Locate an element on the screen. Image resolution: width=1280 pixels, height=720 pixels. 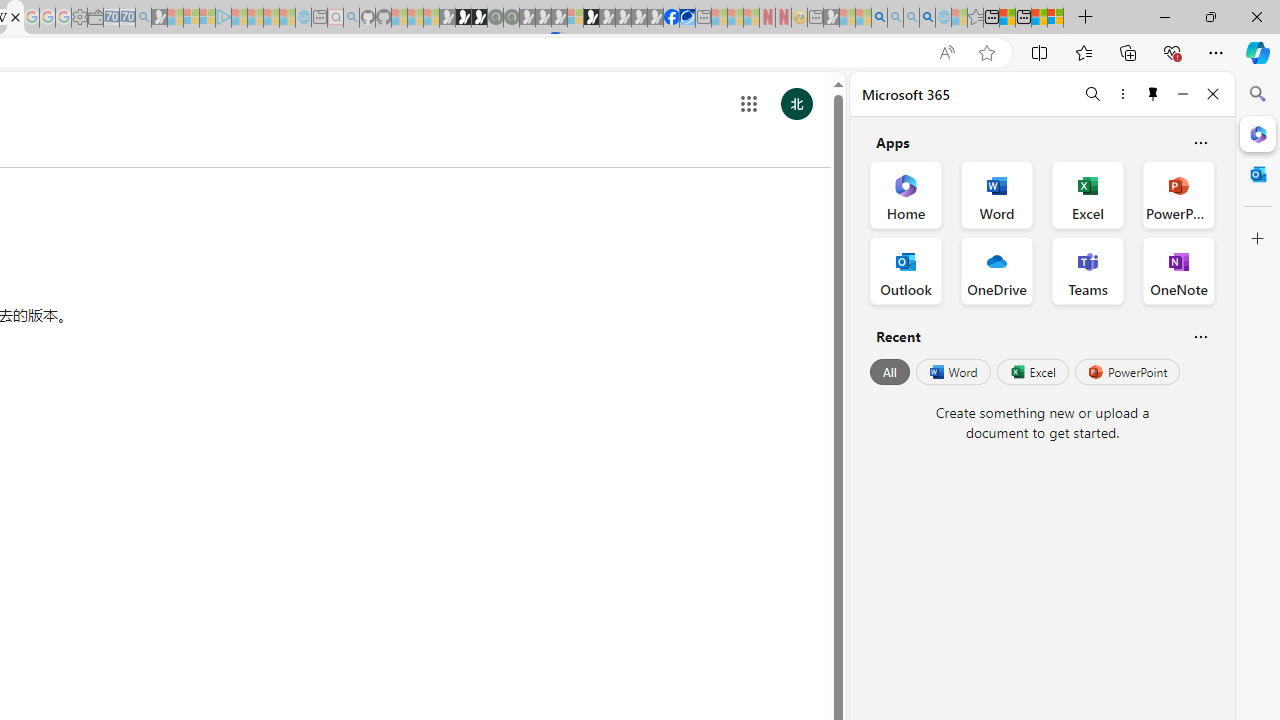
'PowerPoint' is located at coordinates (1127, 372).